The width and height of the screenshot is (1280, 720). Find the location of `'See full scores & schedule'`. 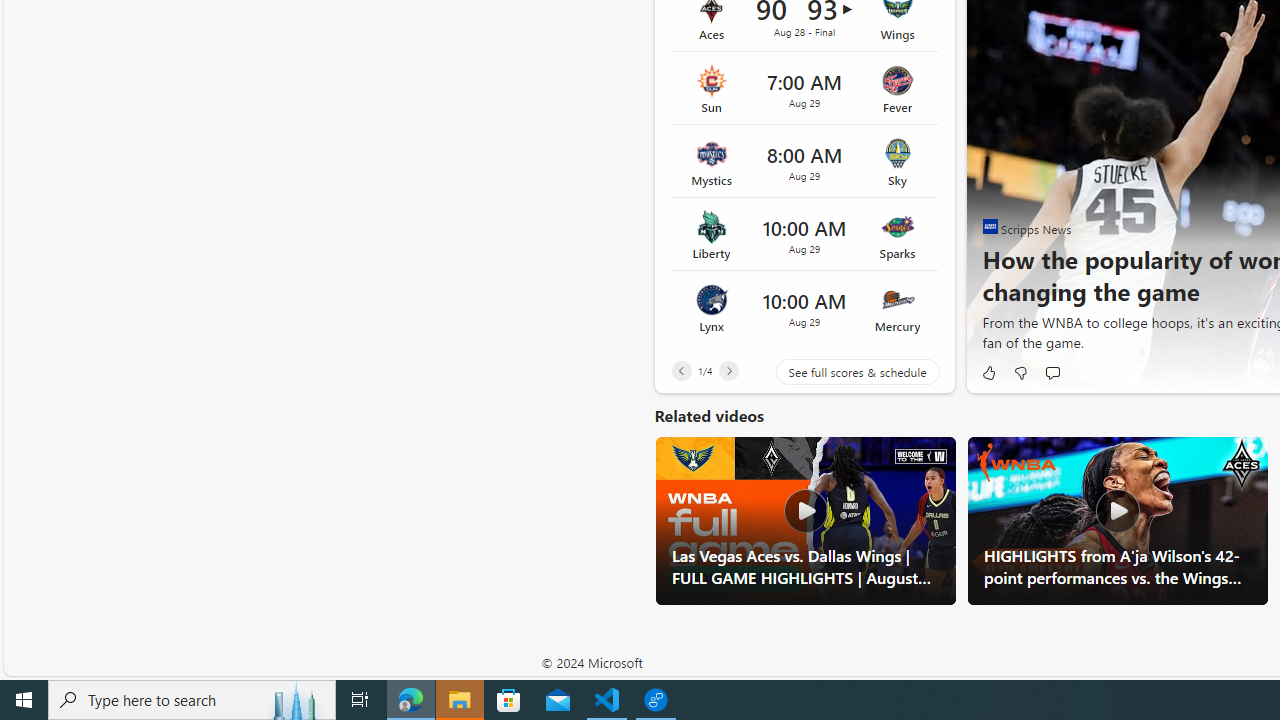

'See full scores & schedule' is located at coordinates (842, 372).